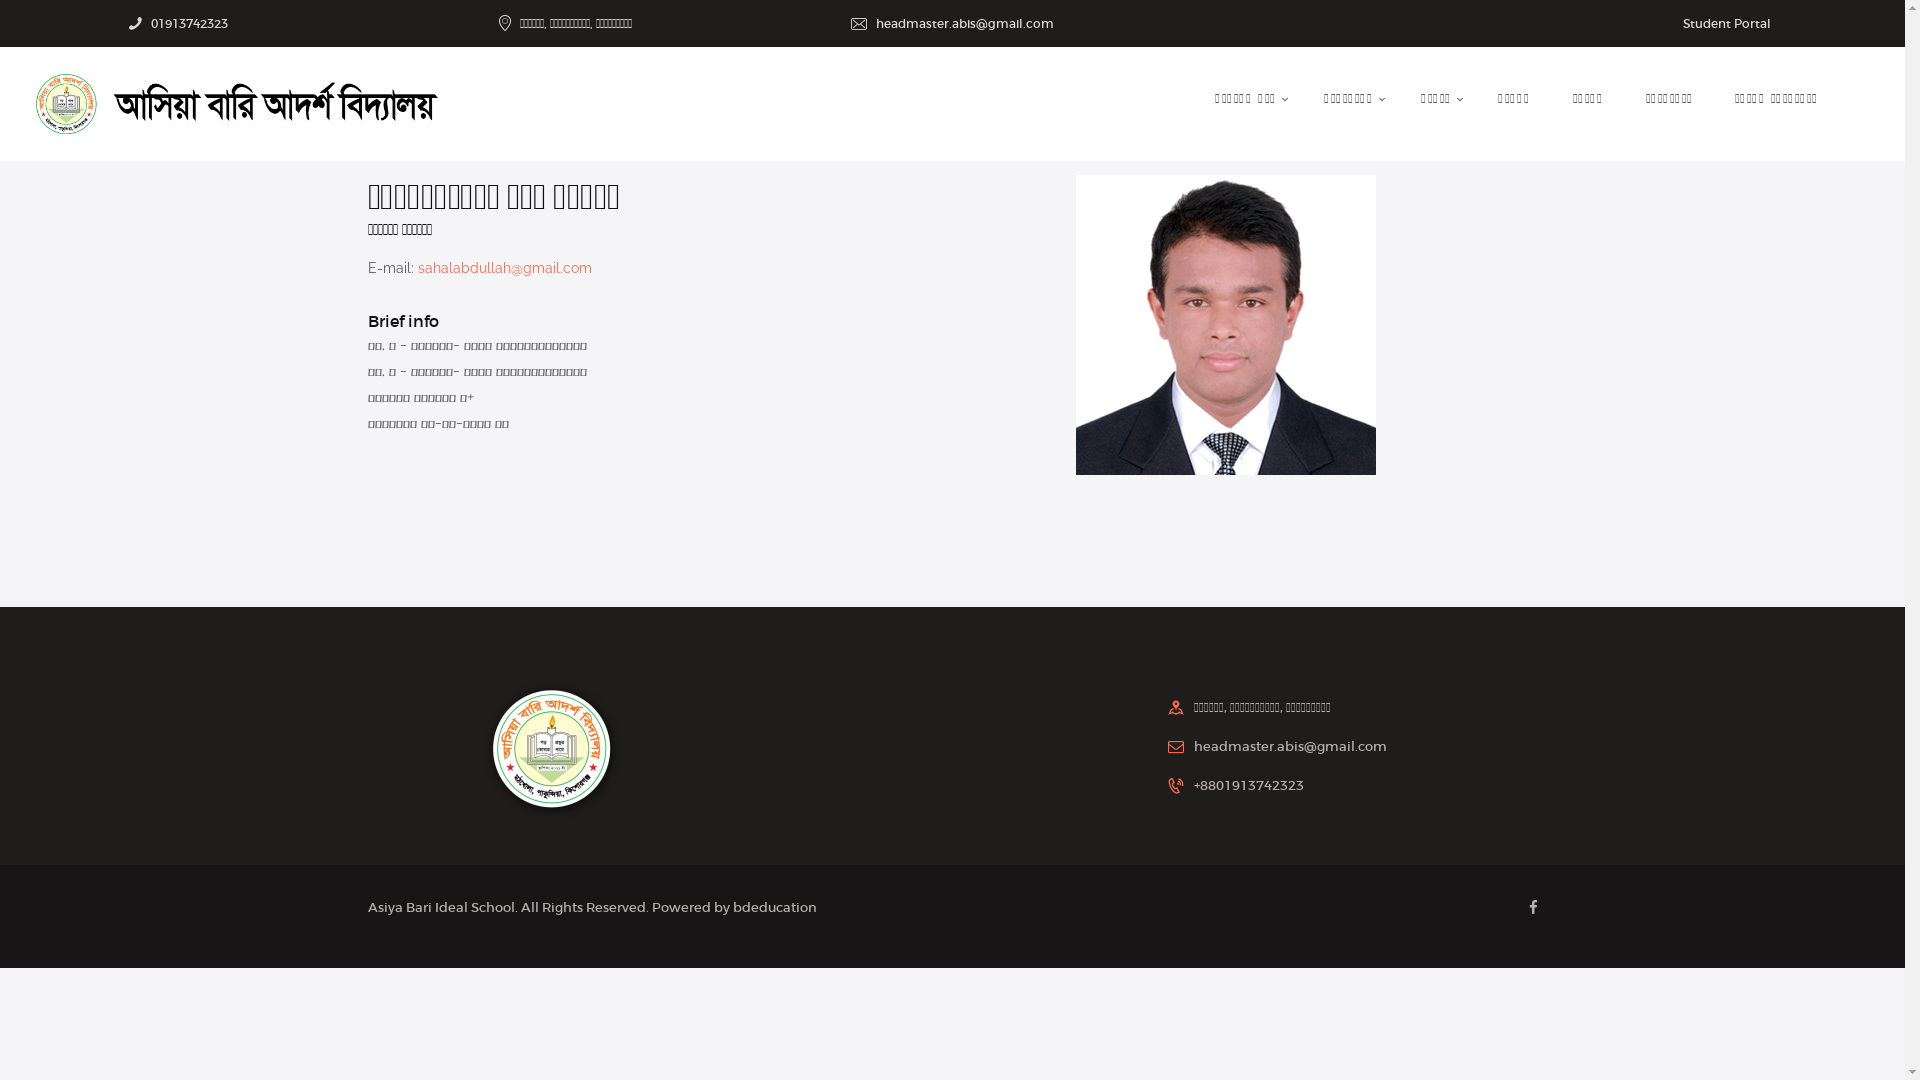  I want to click on '01913742323', so click(189, 23).